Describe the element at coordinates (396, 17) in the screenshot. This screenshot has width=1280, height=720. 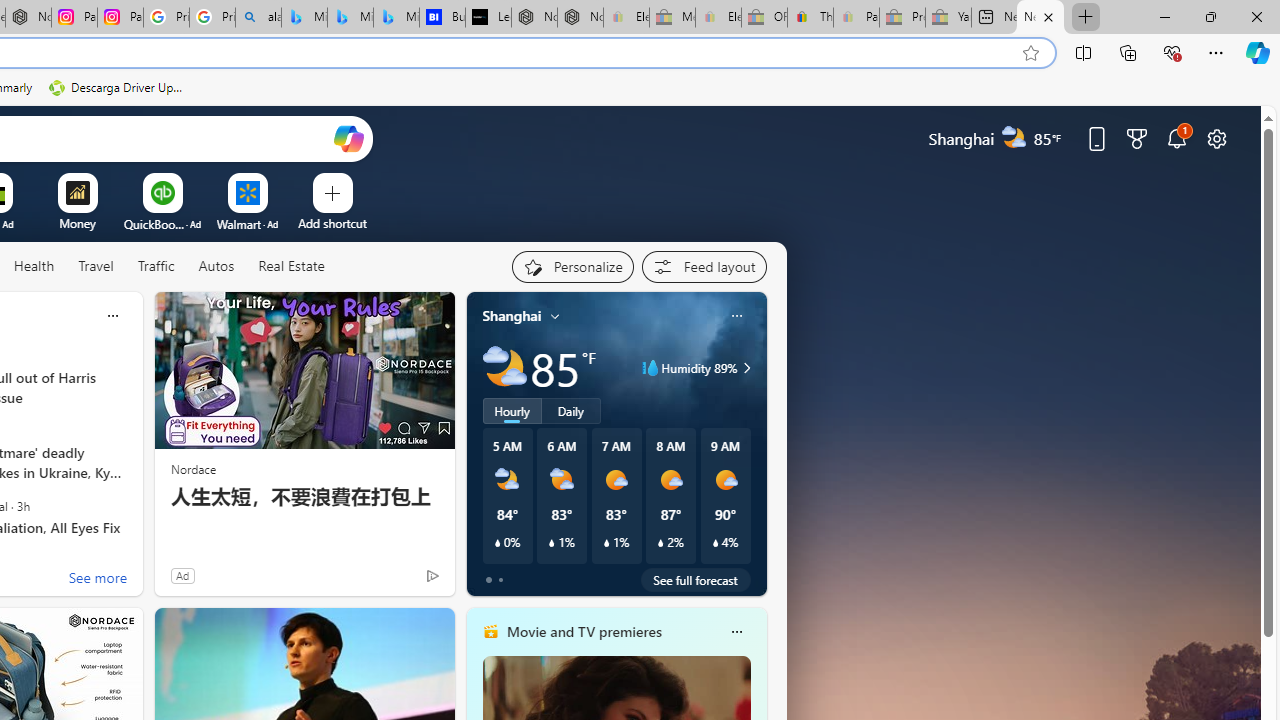
I see `'Microsoft Bing Travel - Shangri-La Hotel Bangkok'` at that location.